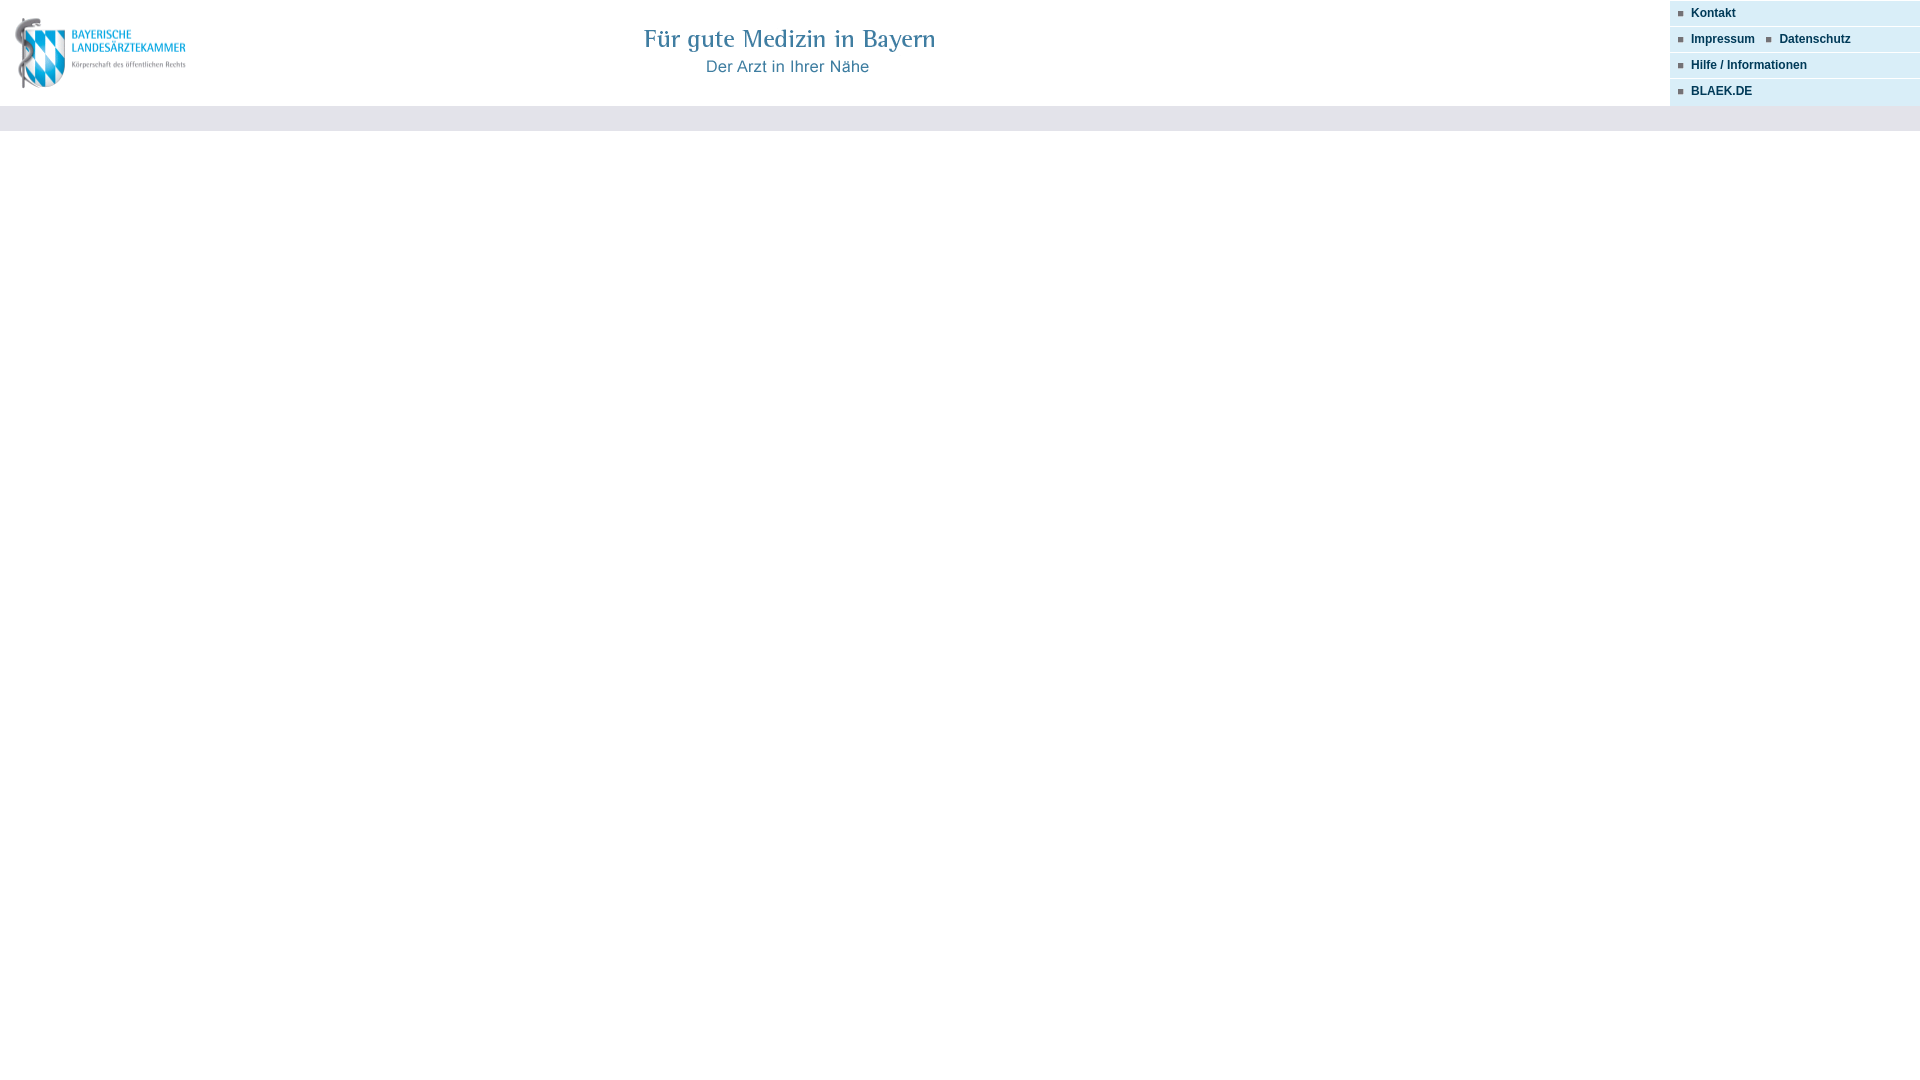 Image resolution: width=1920 pixels, height=1080 pixels. I want to click on 'BLAEK.DE', so click(1709, 91).